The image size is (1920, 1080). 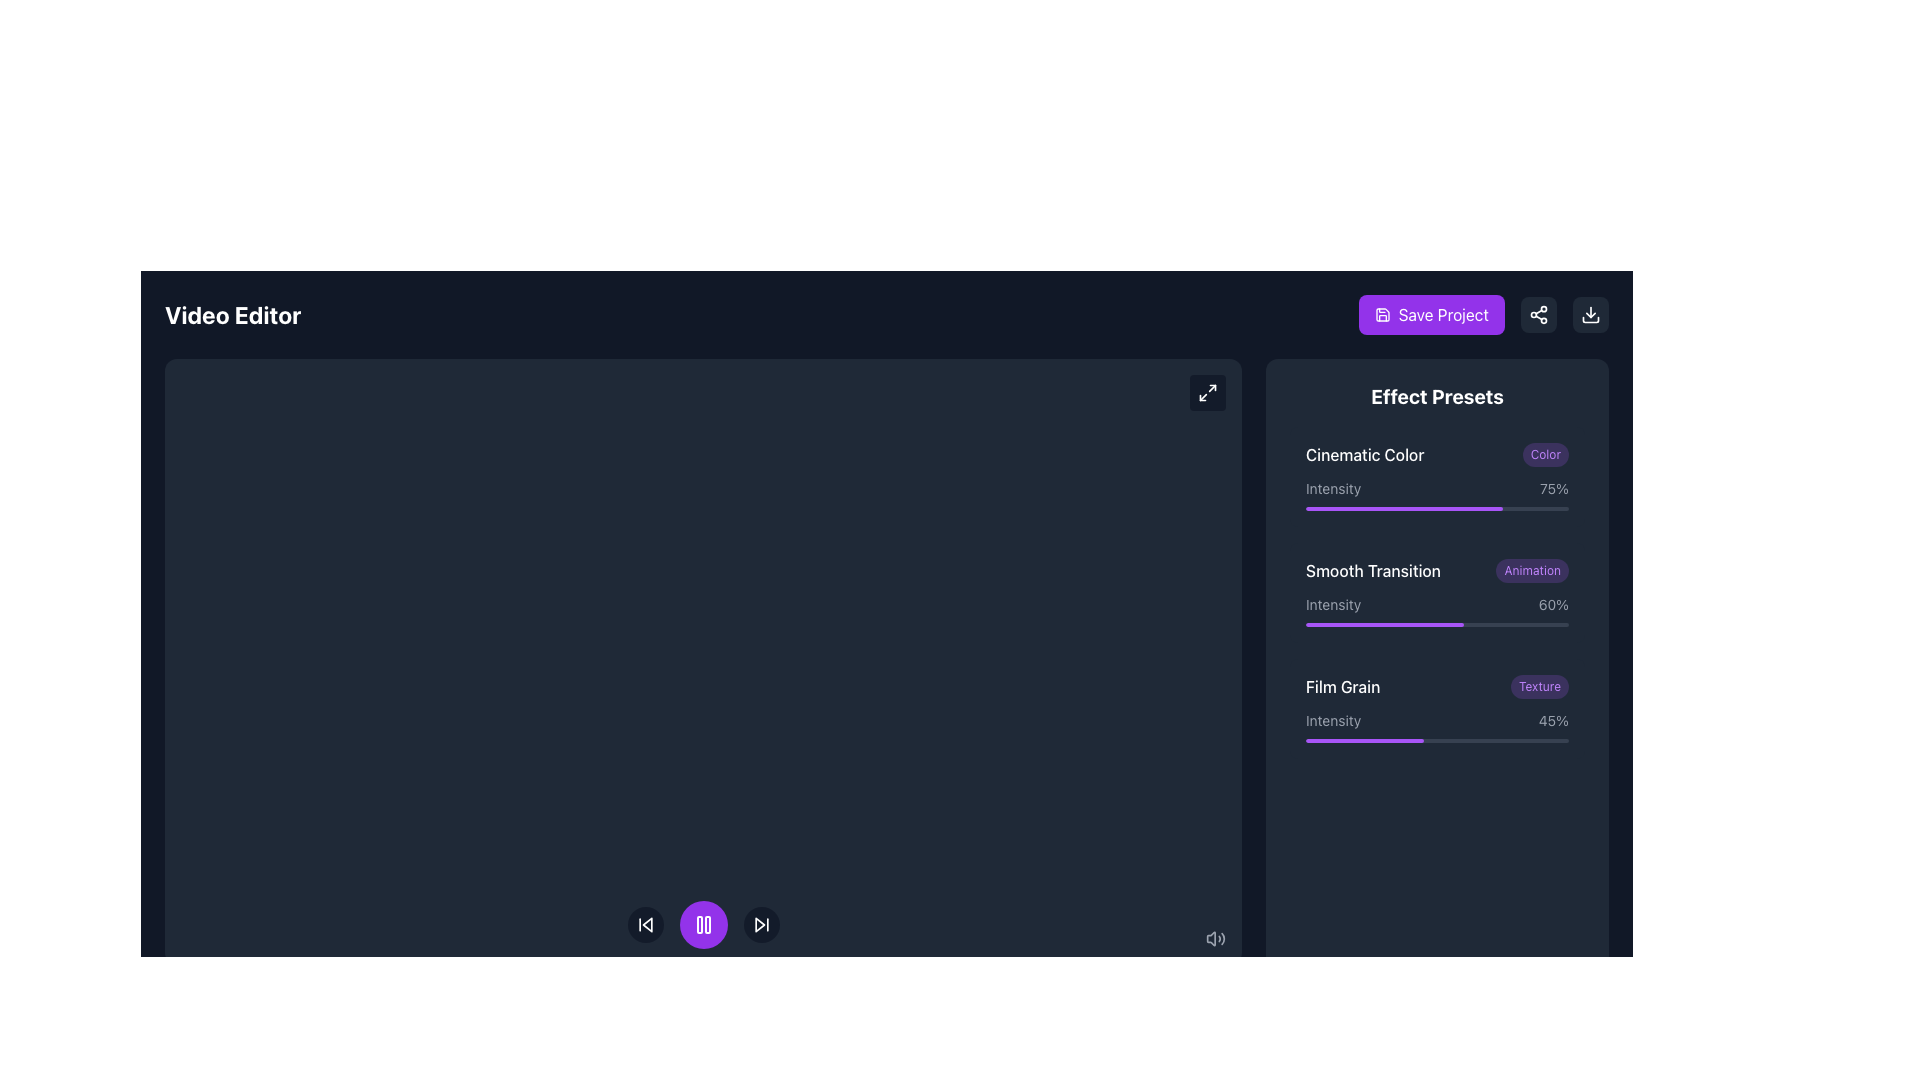 I want to click on progress bar for the 'Cinematic Color' effect intensity setting, currently displaying 75%, so click(x=1436, y=494).